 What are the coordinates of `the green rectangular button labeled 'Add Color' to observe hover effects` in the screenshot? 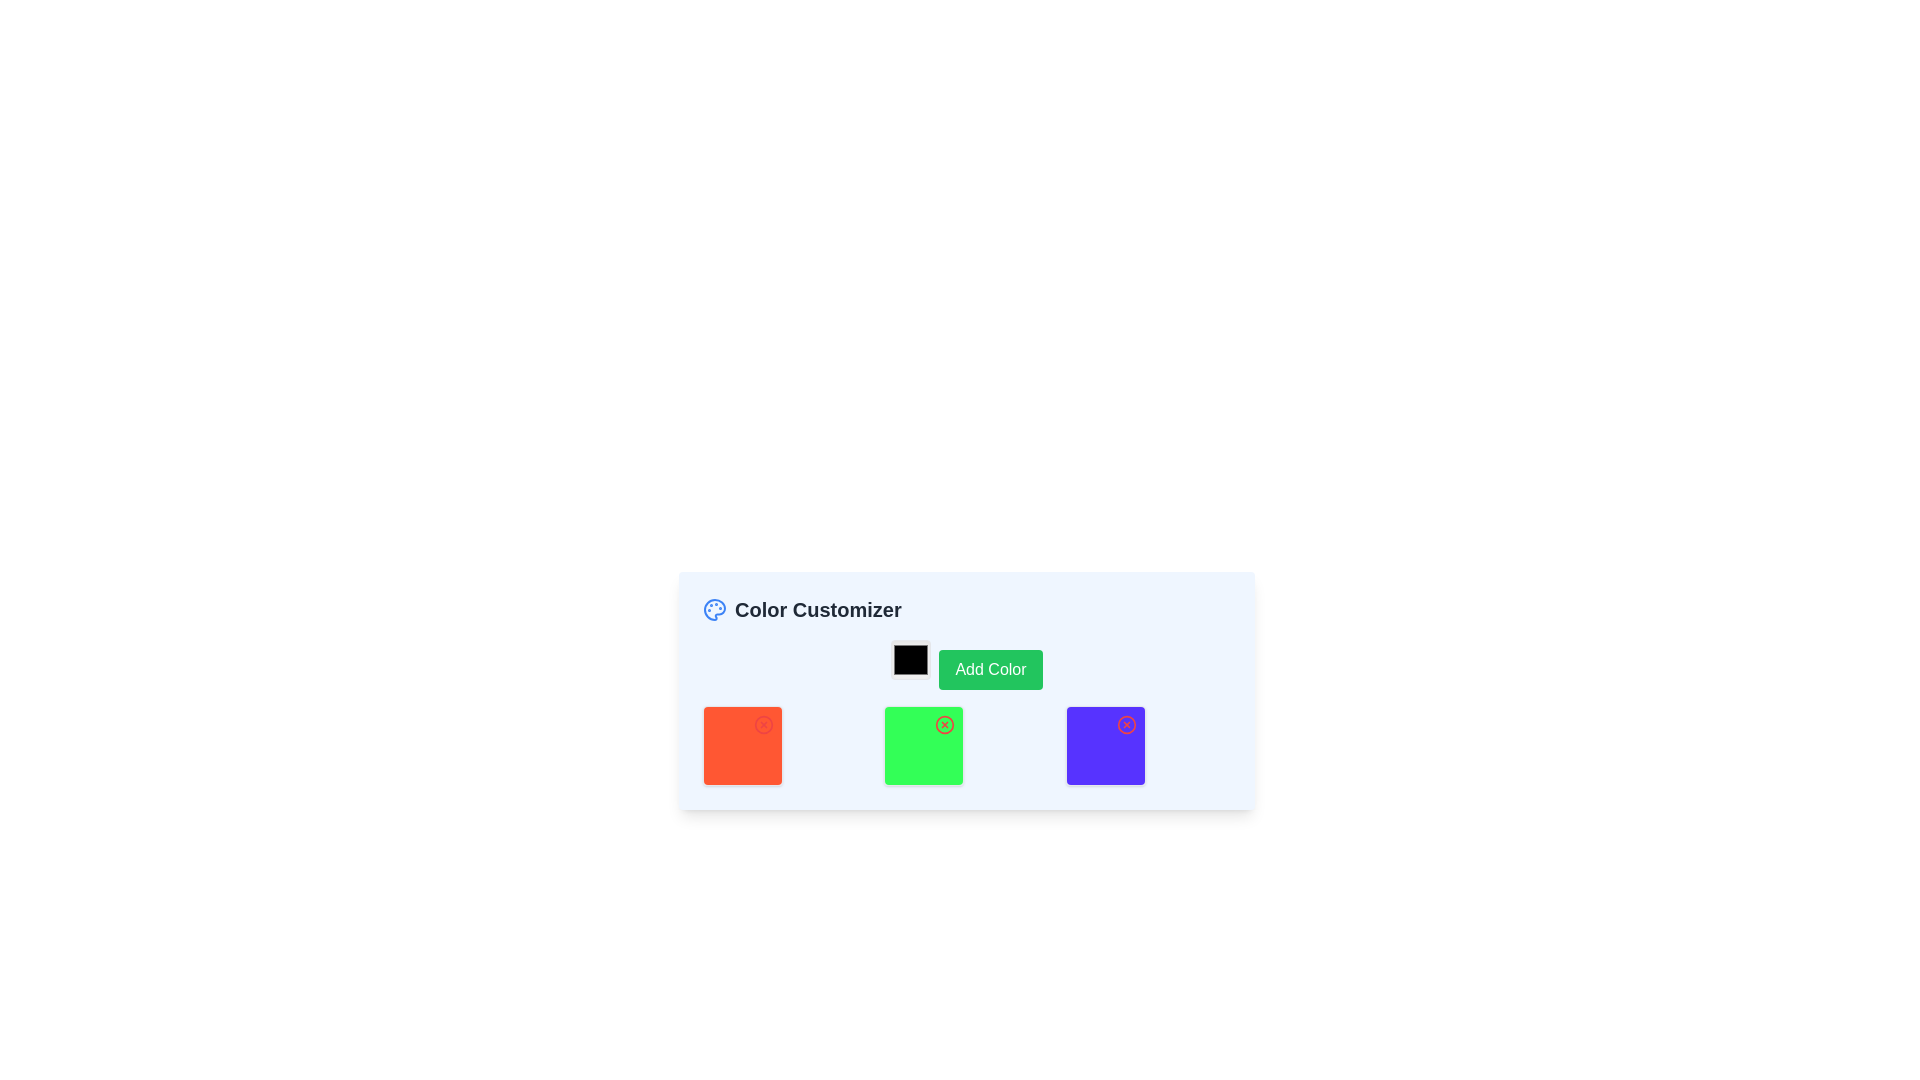 It's located at (966, 664).